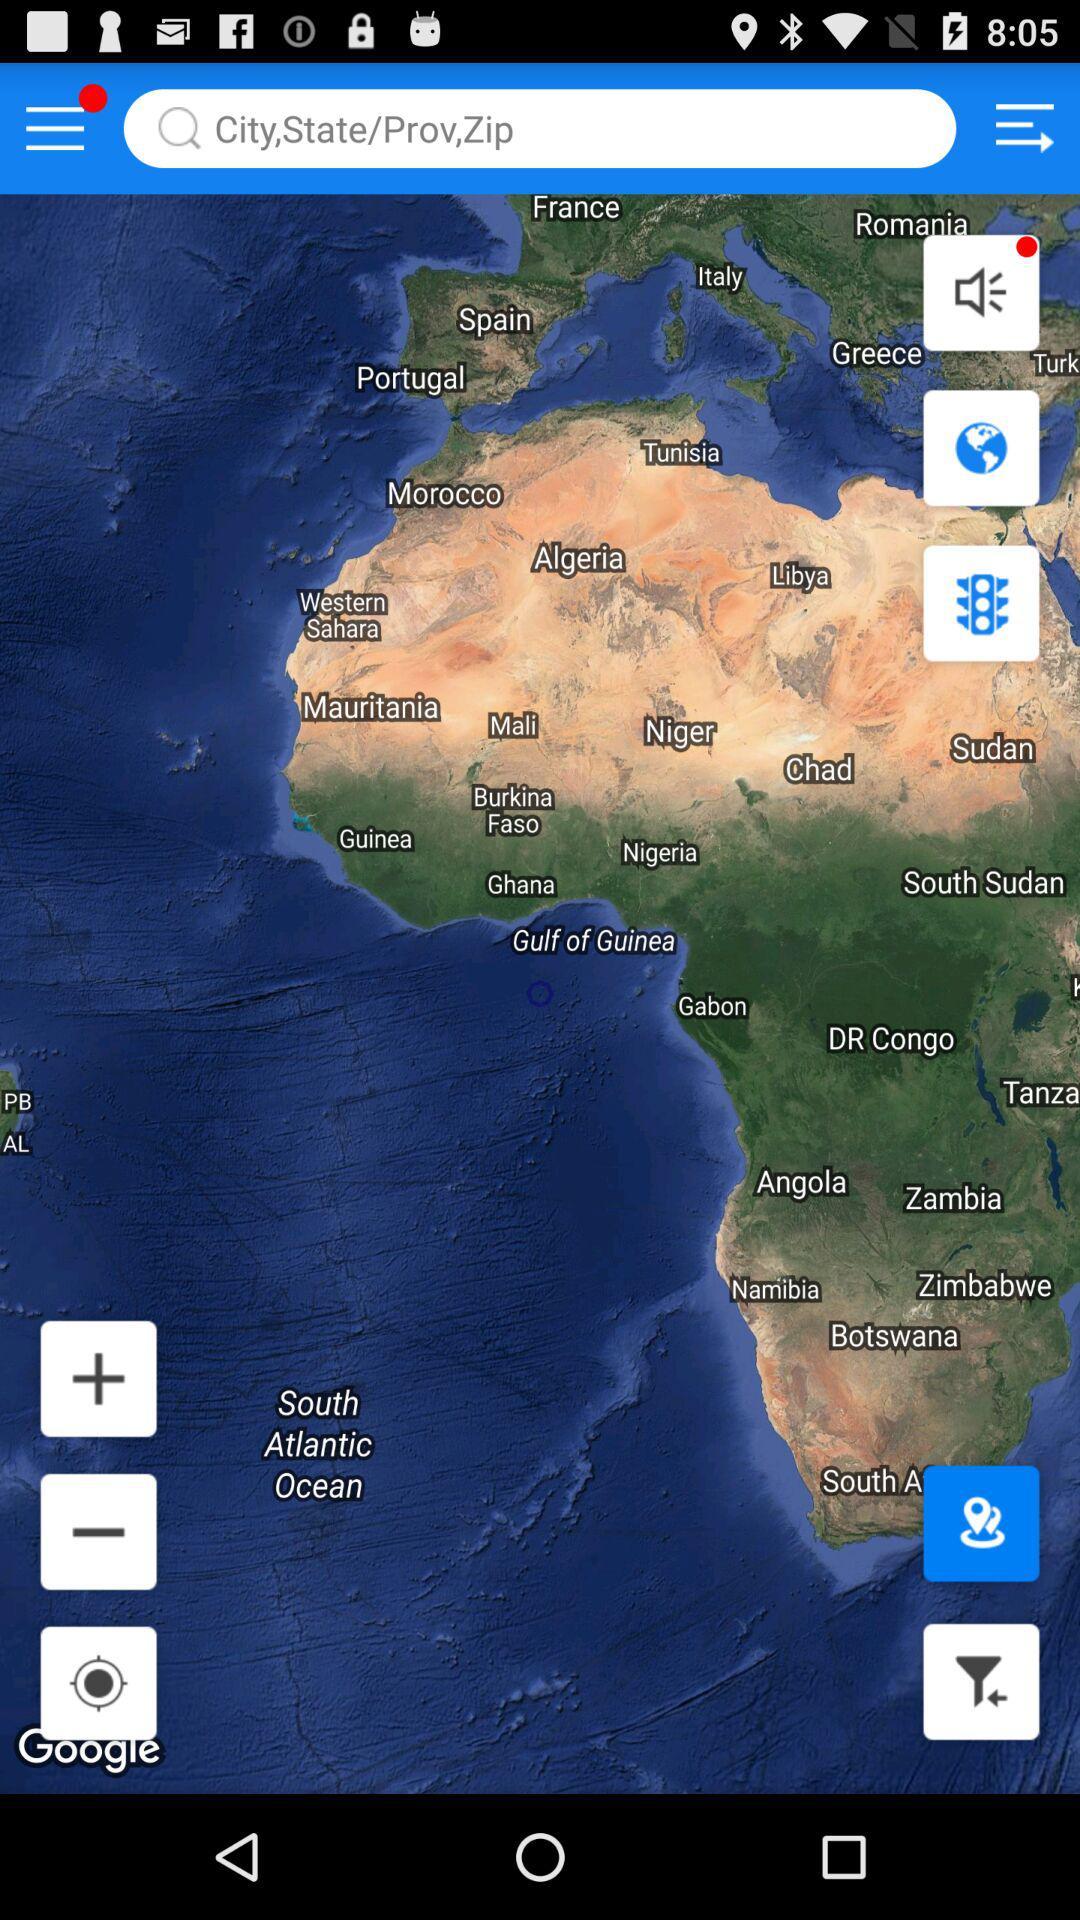 This screenshot has height=1920, width=1080. What do you see at coordinates (540, 127) in the screenshot?
I see `the location name` at bounding box center [540, 127].